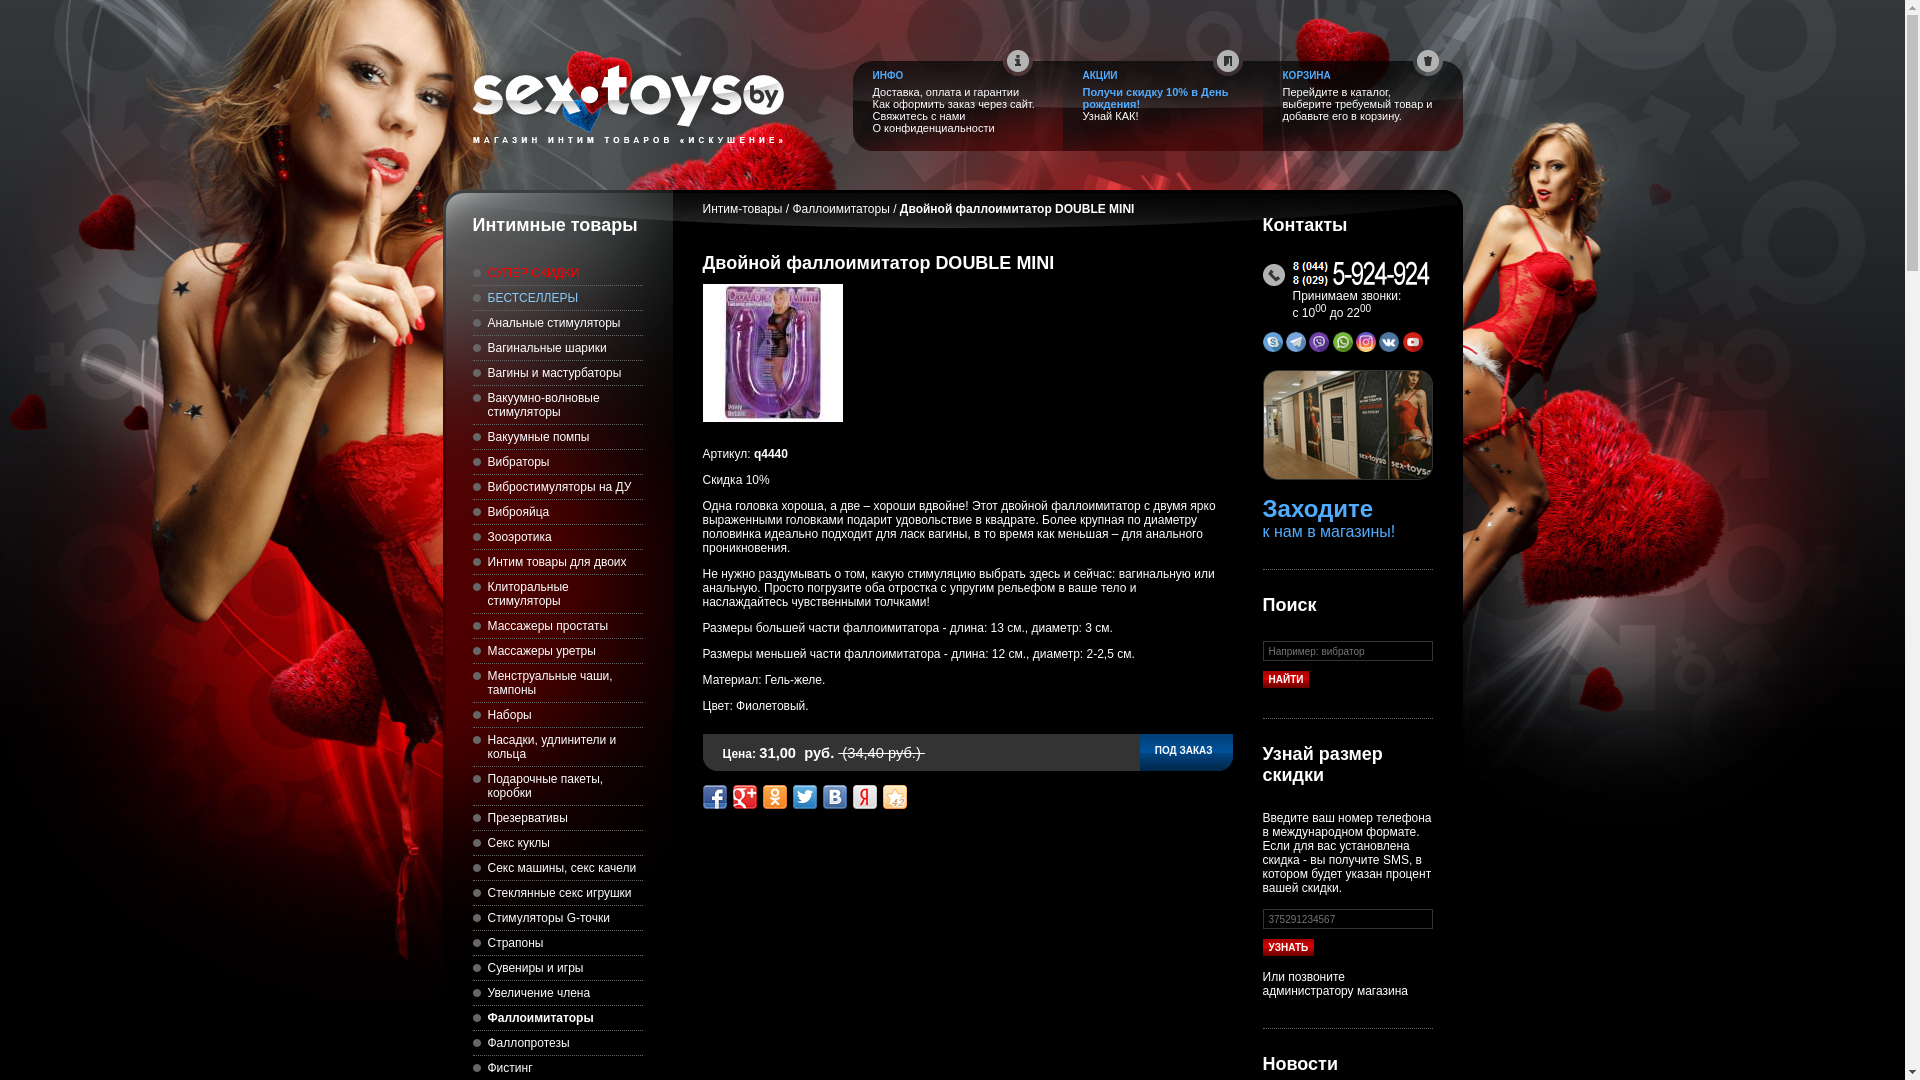 This screenshot has width=1920, height=1080. I want to click on 'Share on Facebook', so click(714, 796).